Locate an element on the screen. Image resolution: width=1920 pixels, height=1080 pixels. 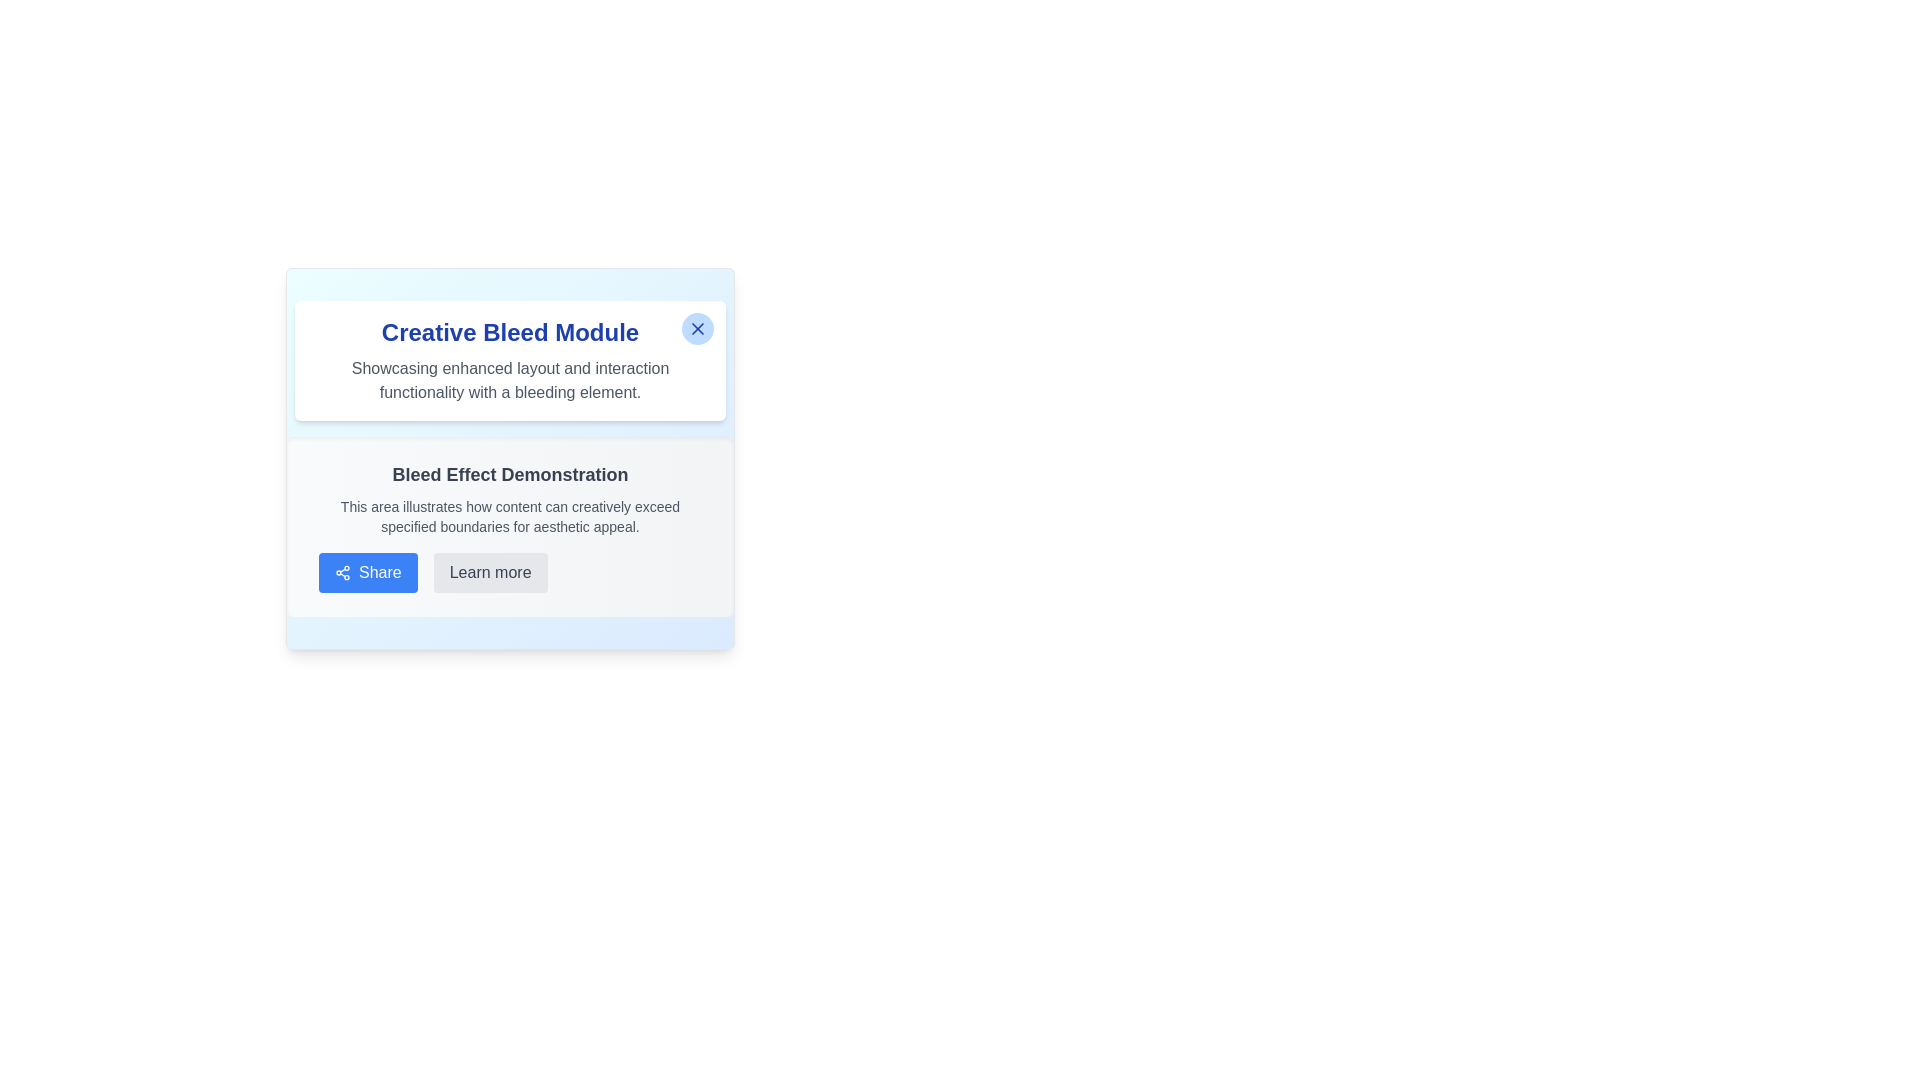
the 'Learn more' button, which is a rectangular button with a light gray background and dark gray text, located to the right of the 'Share' button is located at coordinates (490, 573).